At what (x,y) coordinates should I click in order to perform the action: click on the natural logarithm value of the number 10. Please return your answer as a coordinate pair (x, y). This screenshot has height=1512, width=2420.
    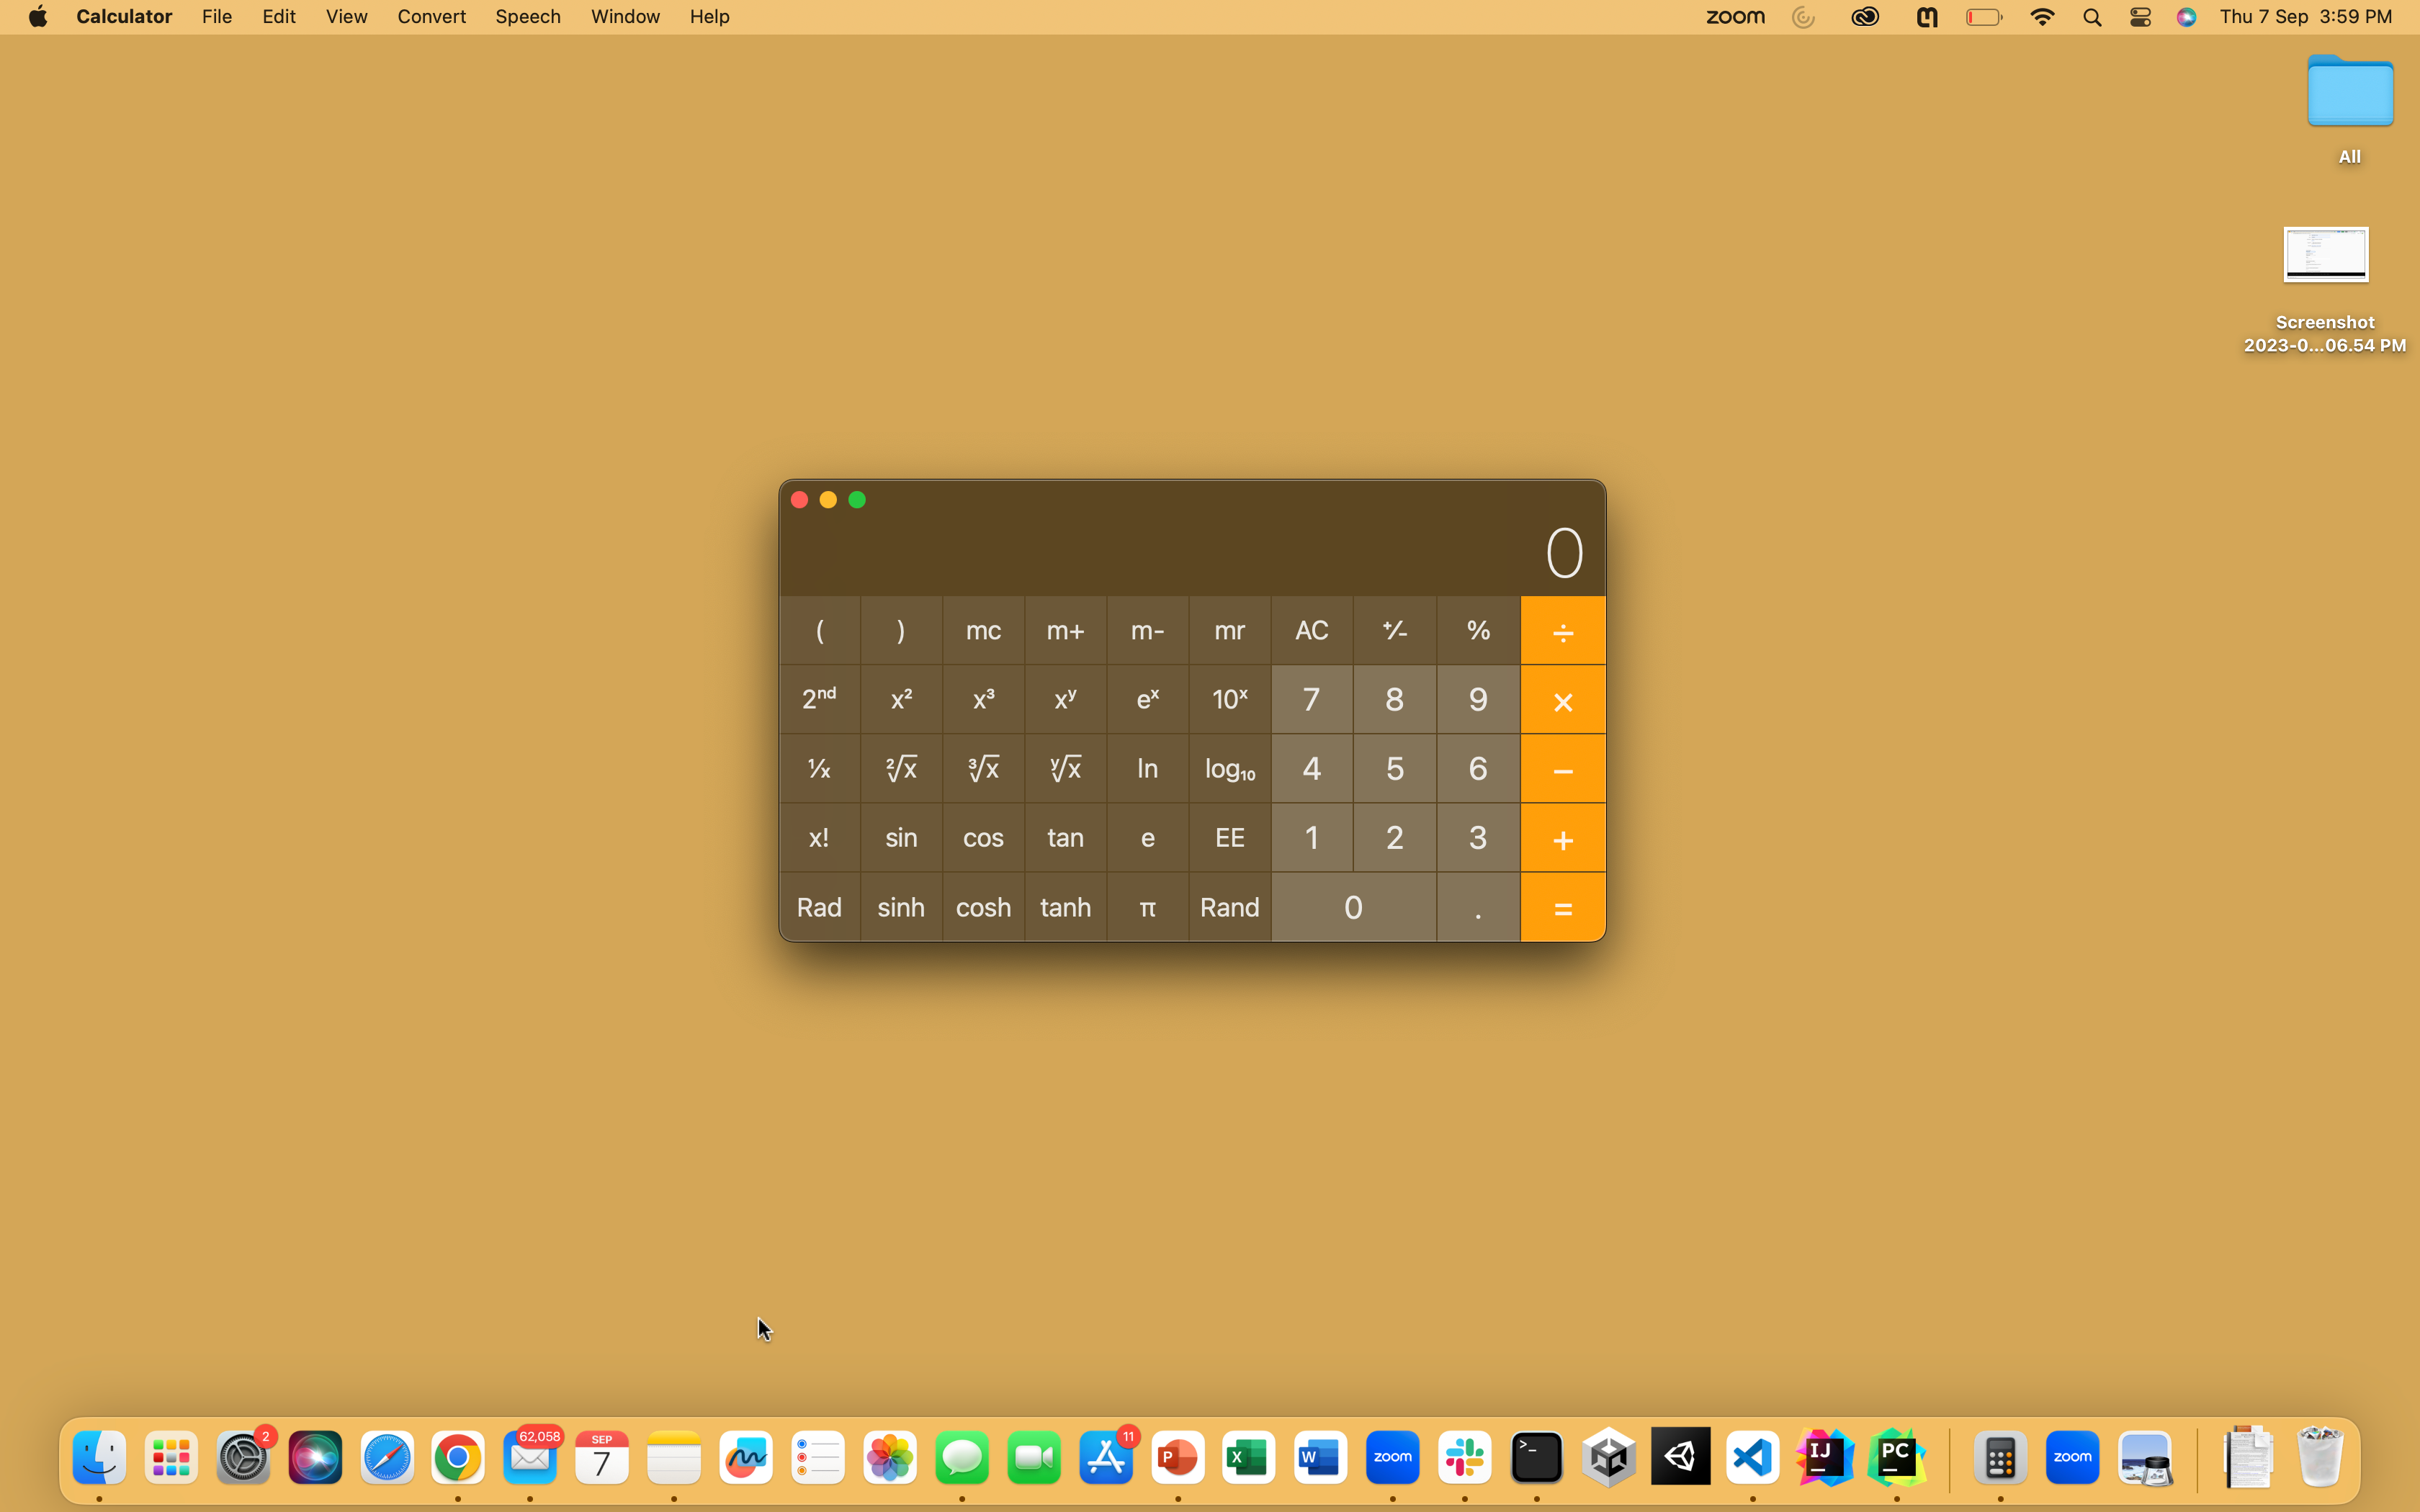
    Looking at the image, I should click on (1311, 835).